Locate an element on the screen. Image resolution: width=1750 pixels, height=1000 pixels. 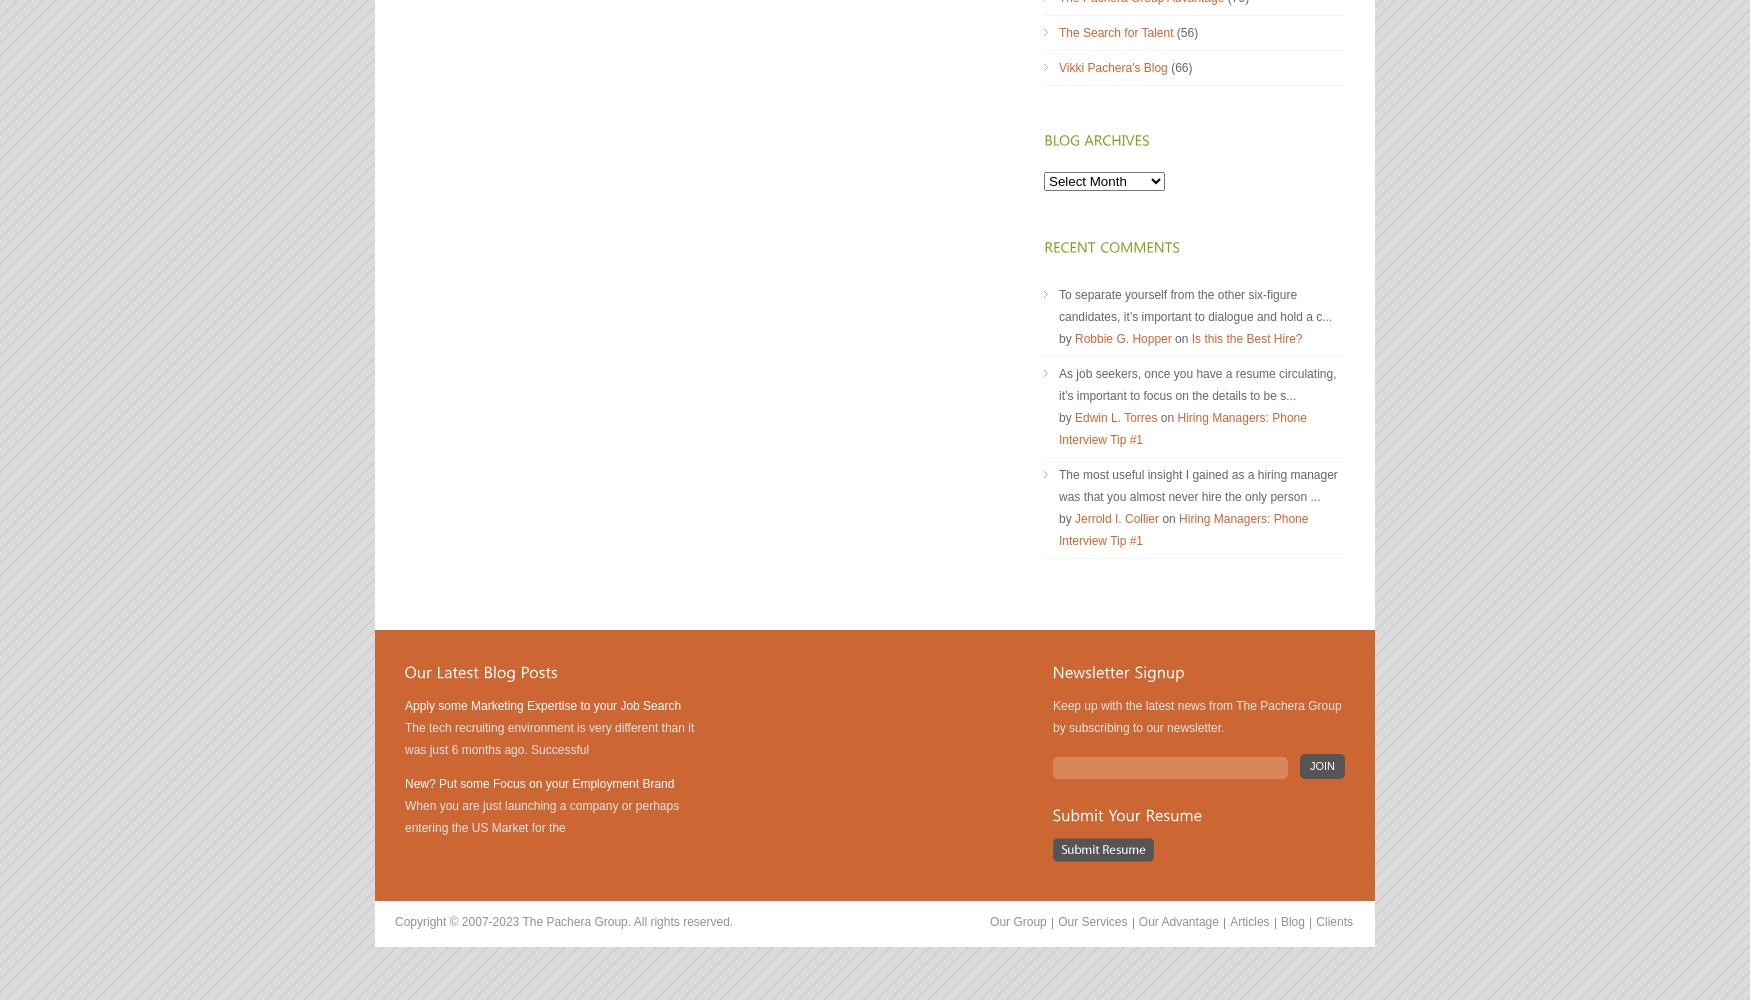
'Our Group' is located at coordinates (1016, 922).